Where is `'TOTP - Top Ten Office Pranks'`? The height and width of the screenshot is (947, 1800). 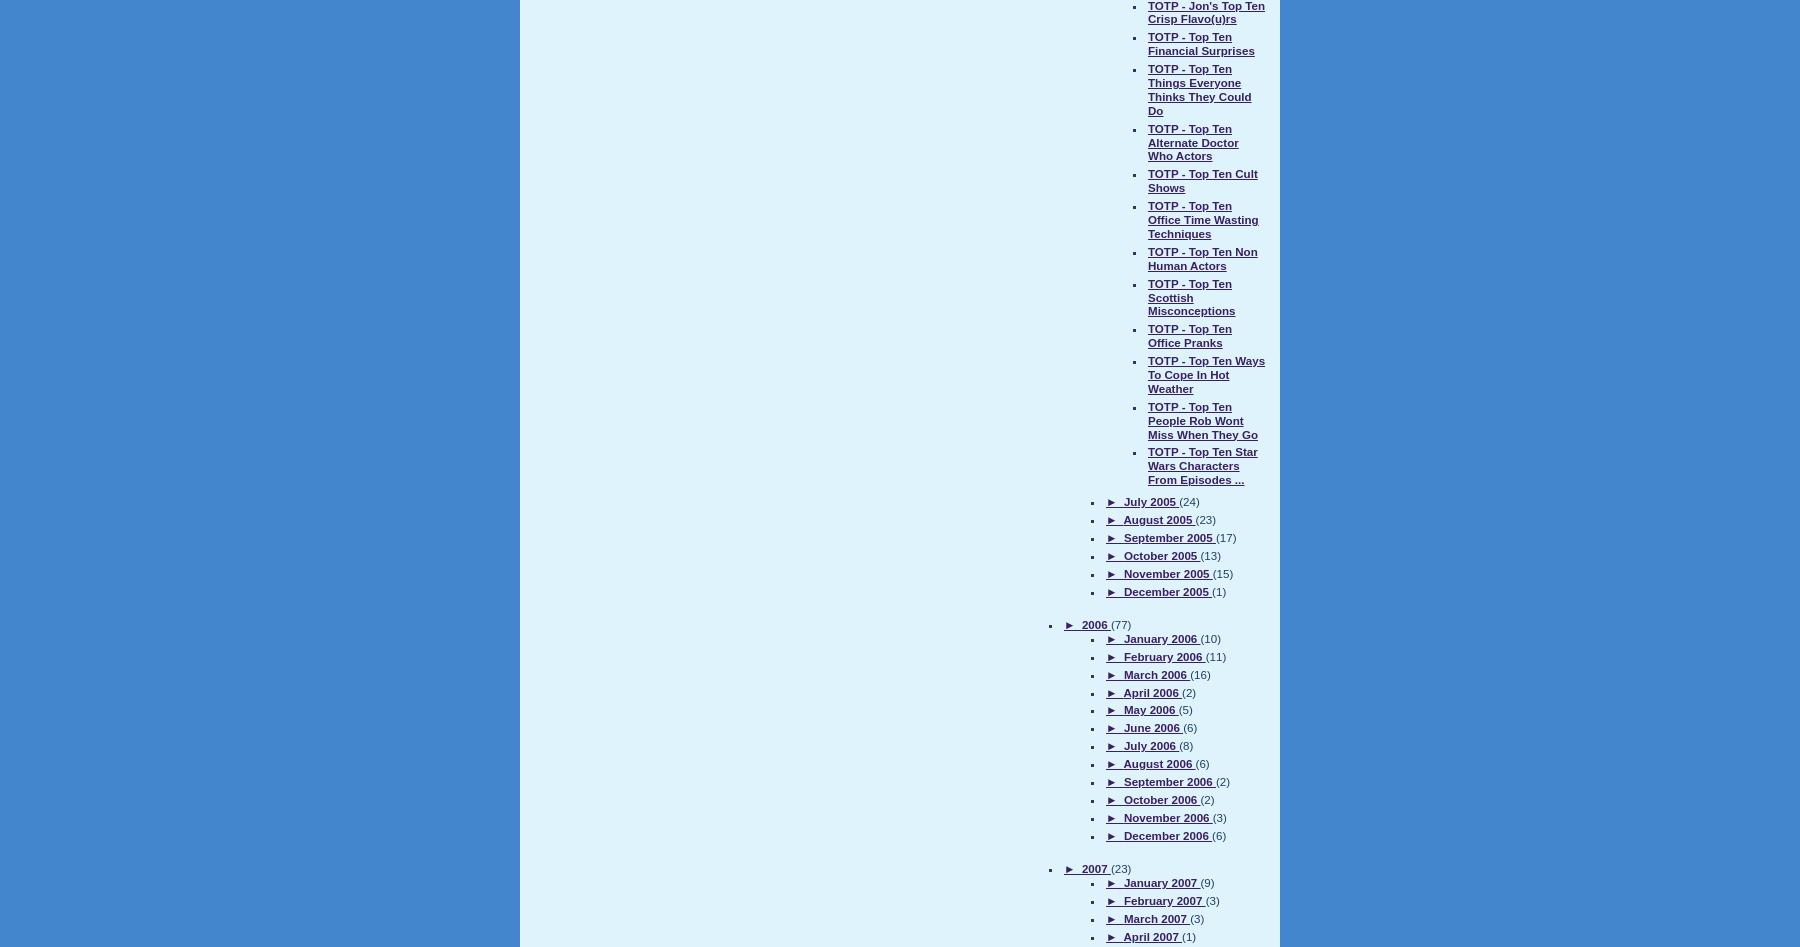
'TOTP - Top Ten Office Pranks' is located at coordinates (1188, 334).